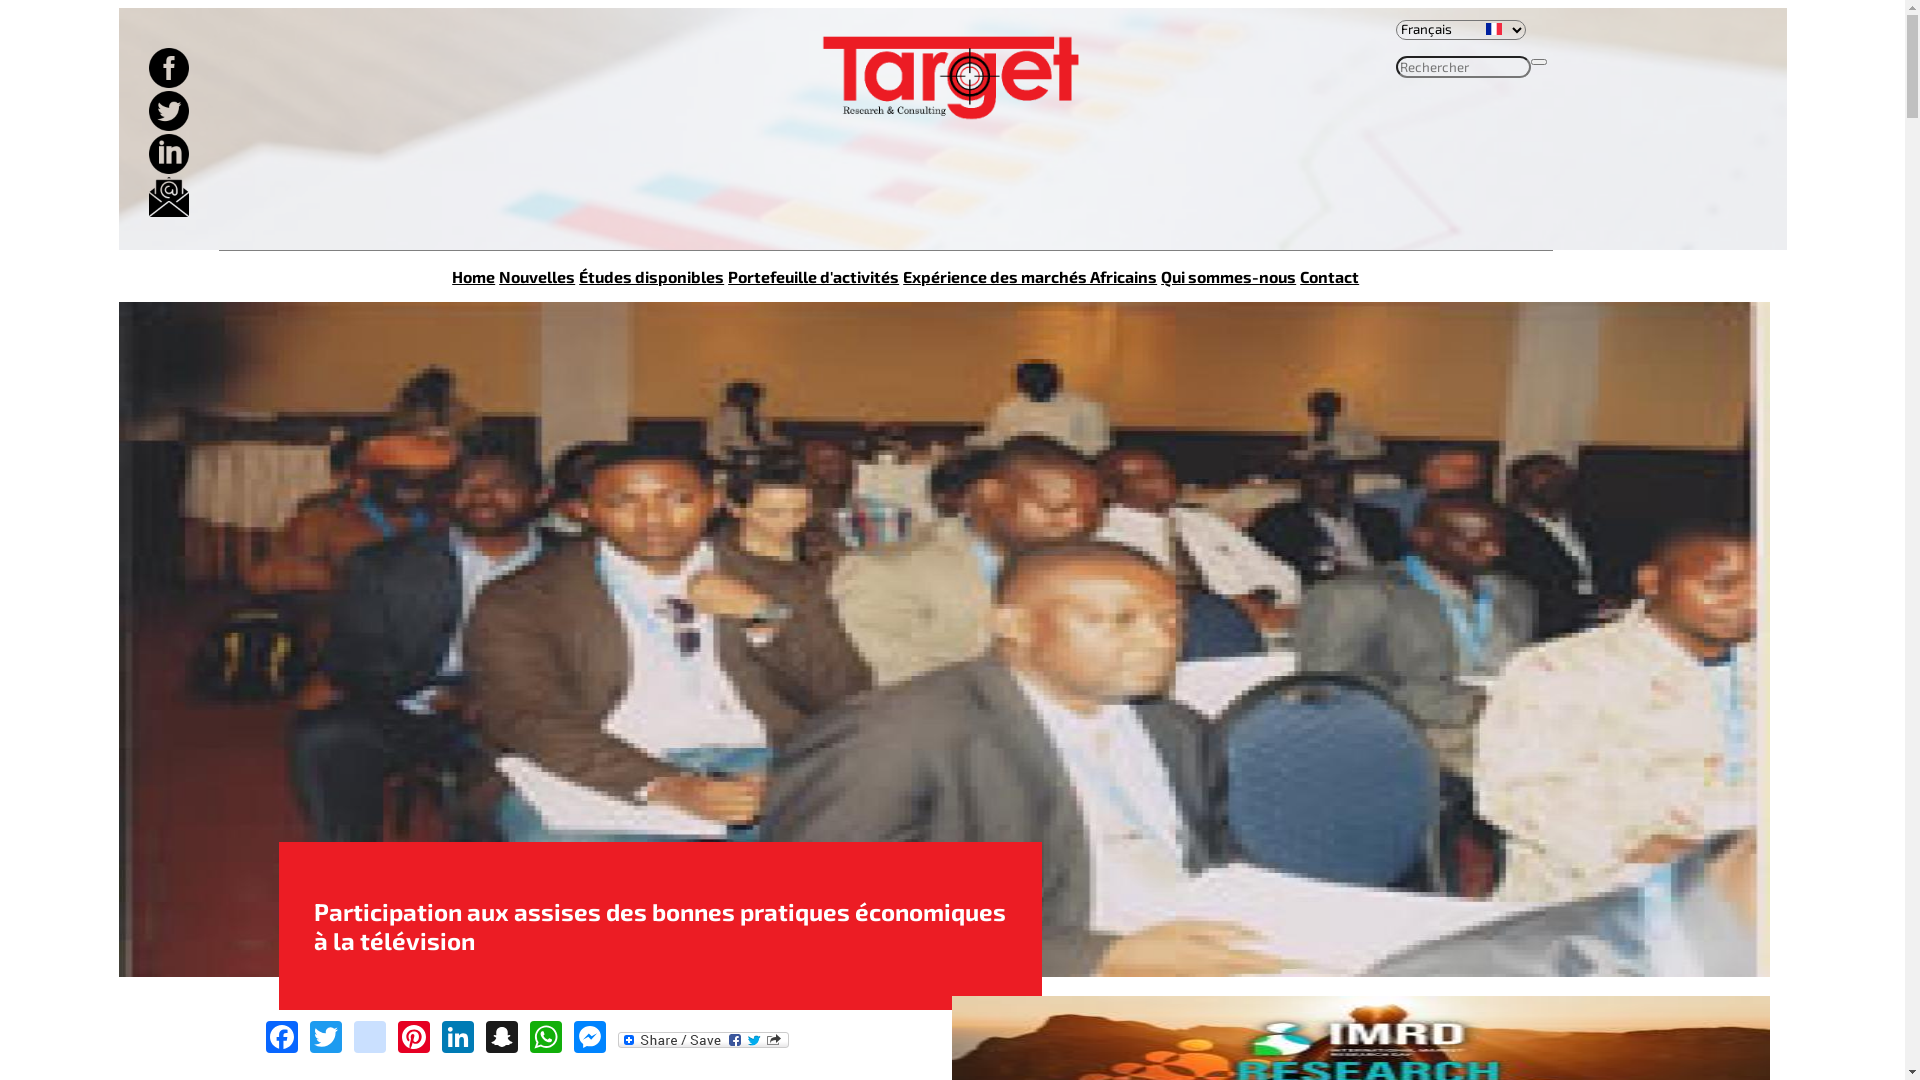  Describe the element at coordinates (526, 1034) in the screenshot. I see `'WhatsApp'` at that location.